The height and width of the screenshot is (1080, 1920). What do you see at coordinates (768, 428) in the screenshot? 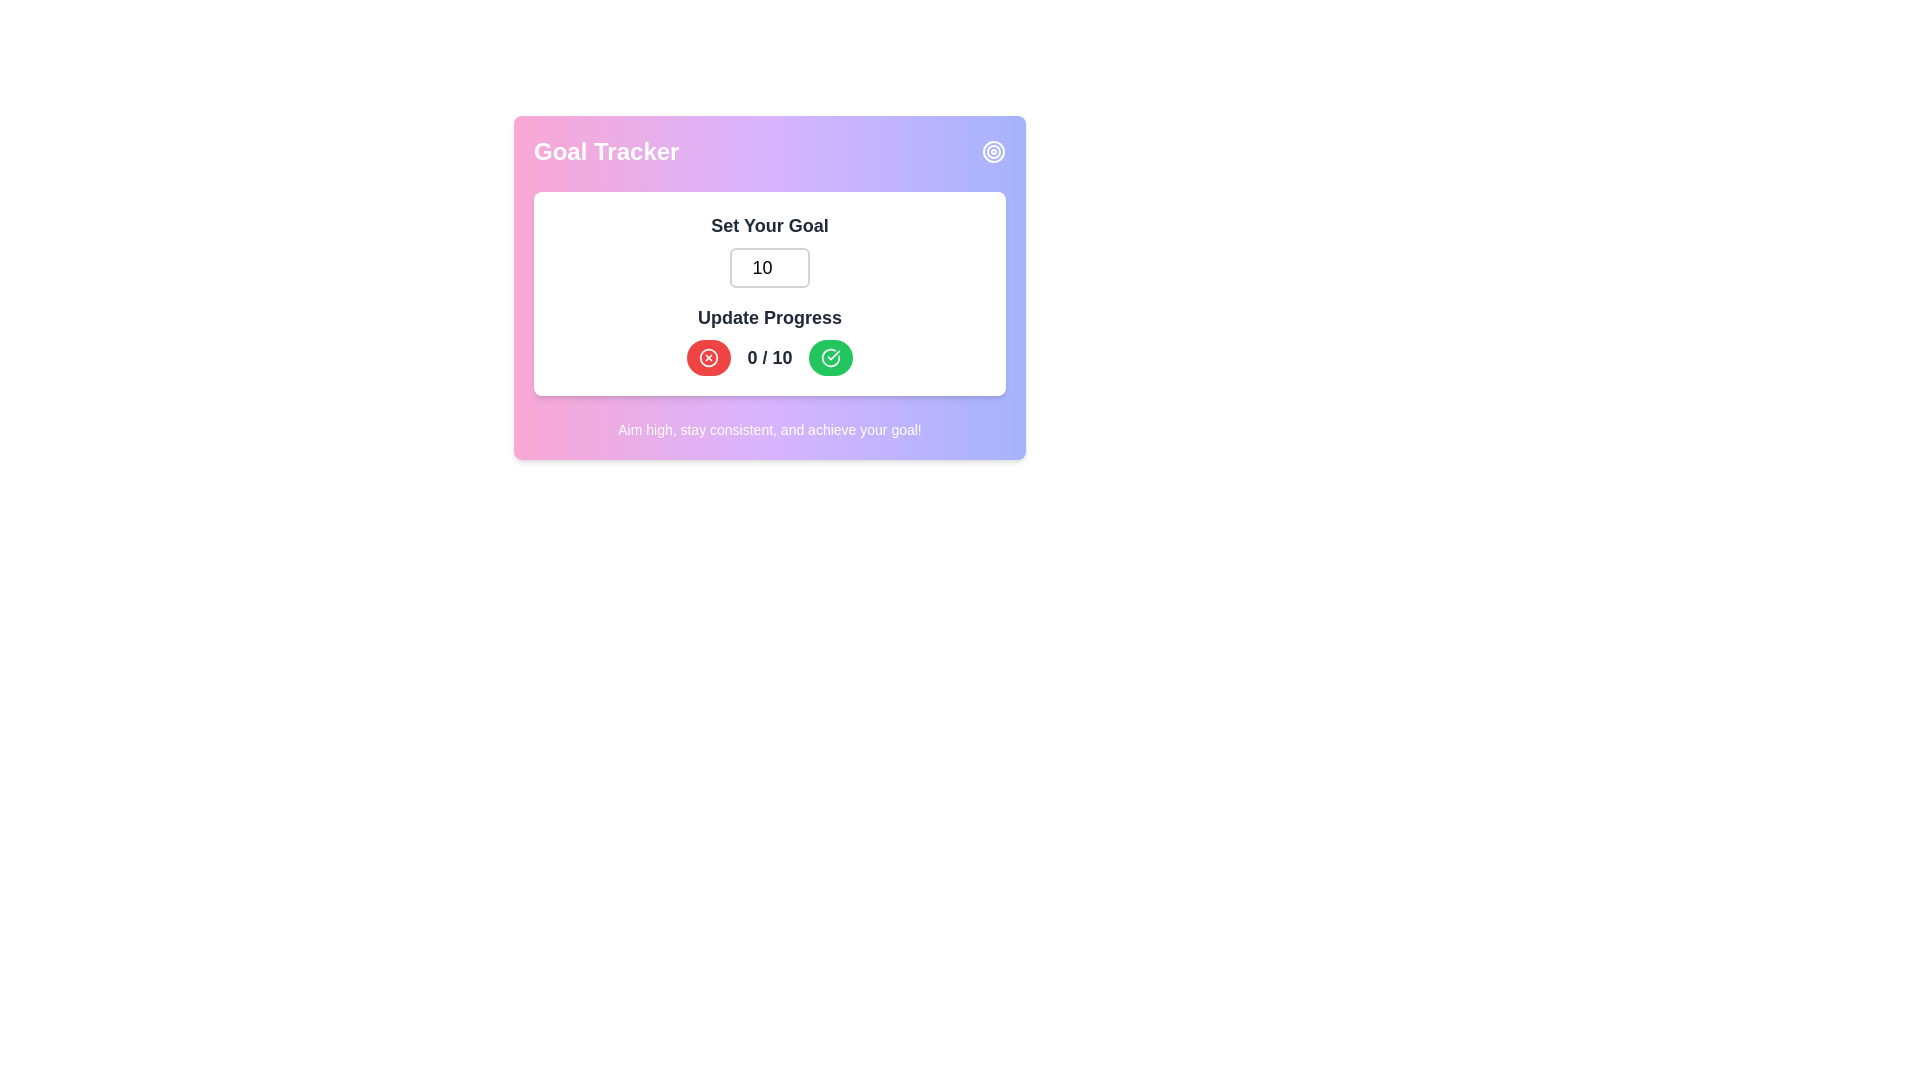
I see `the motivational text element at the bottom of the 'Goal Tracker' card, which provides encouragement for users to stay consistent in their goals` at bounding box center [768, 428].